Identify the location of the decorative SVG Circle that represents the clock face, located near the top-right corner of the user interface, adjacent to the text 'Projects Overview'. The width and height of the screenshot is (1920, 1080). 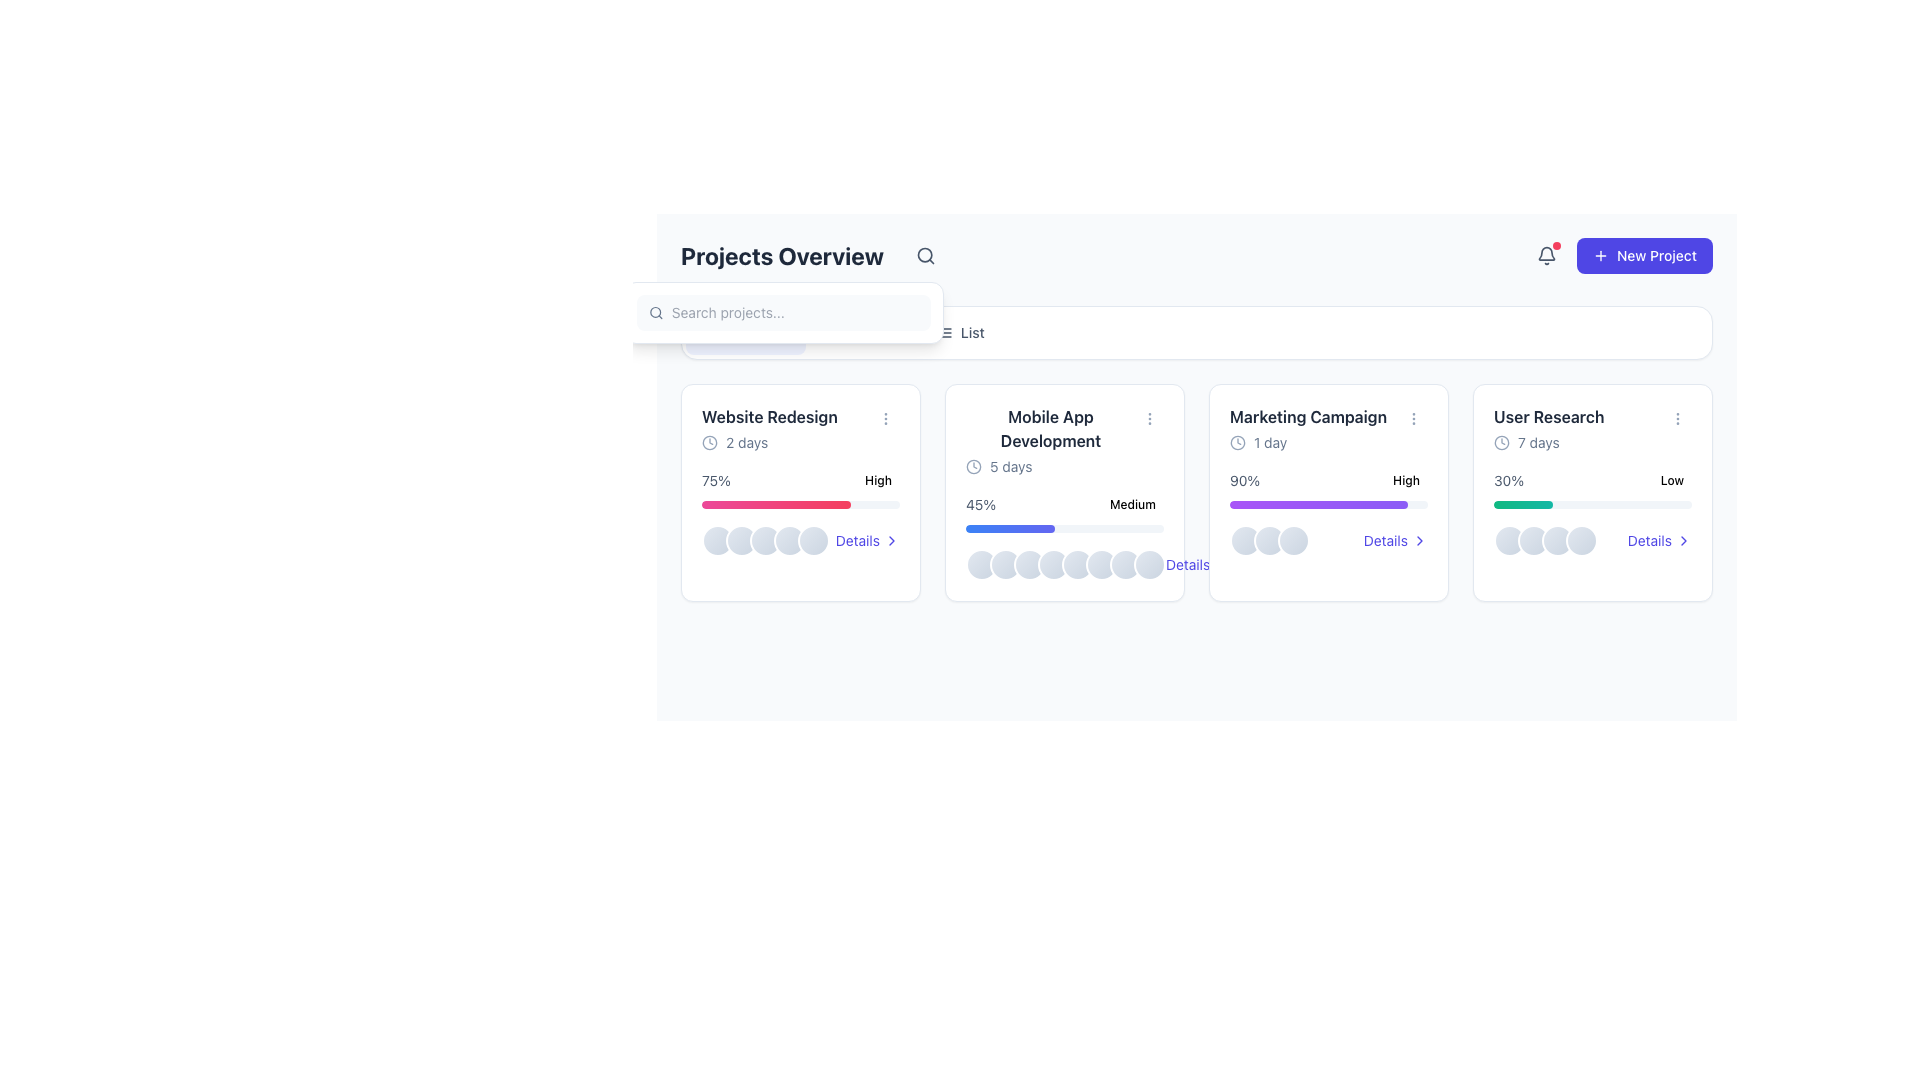
(710, 442).